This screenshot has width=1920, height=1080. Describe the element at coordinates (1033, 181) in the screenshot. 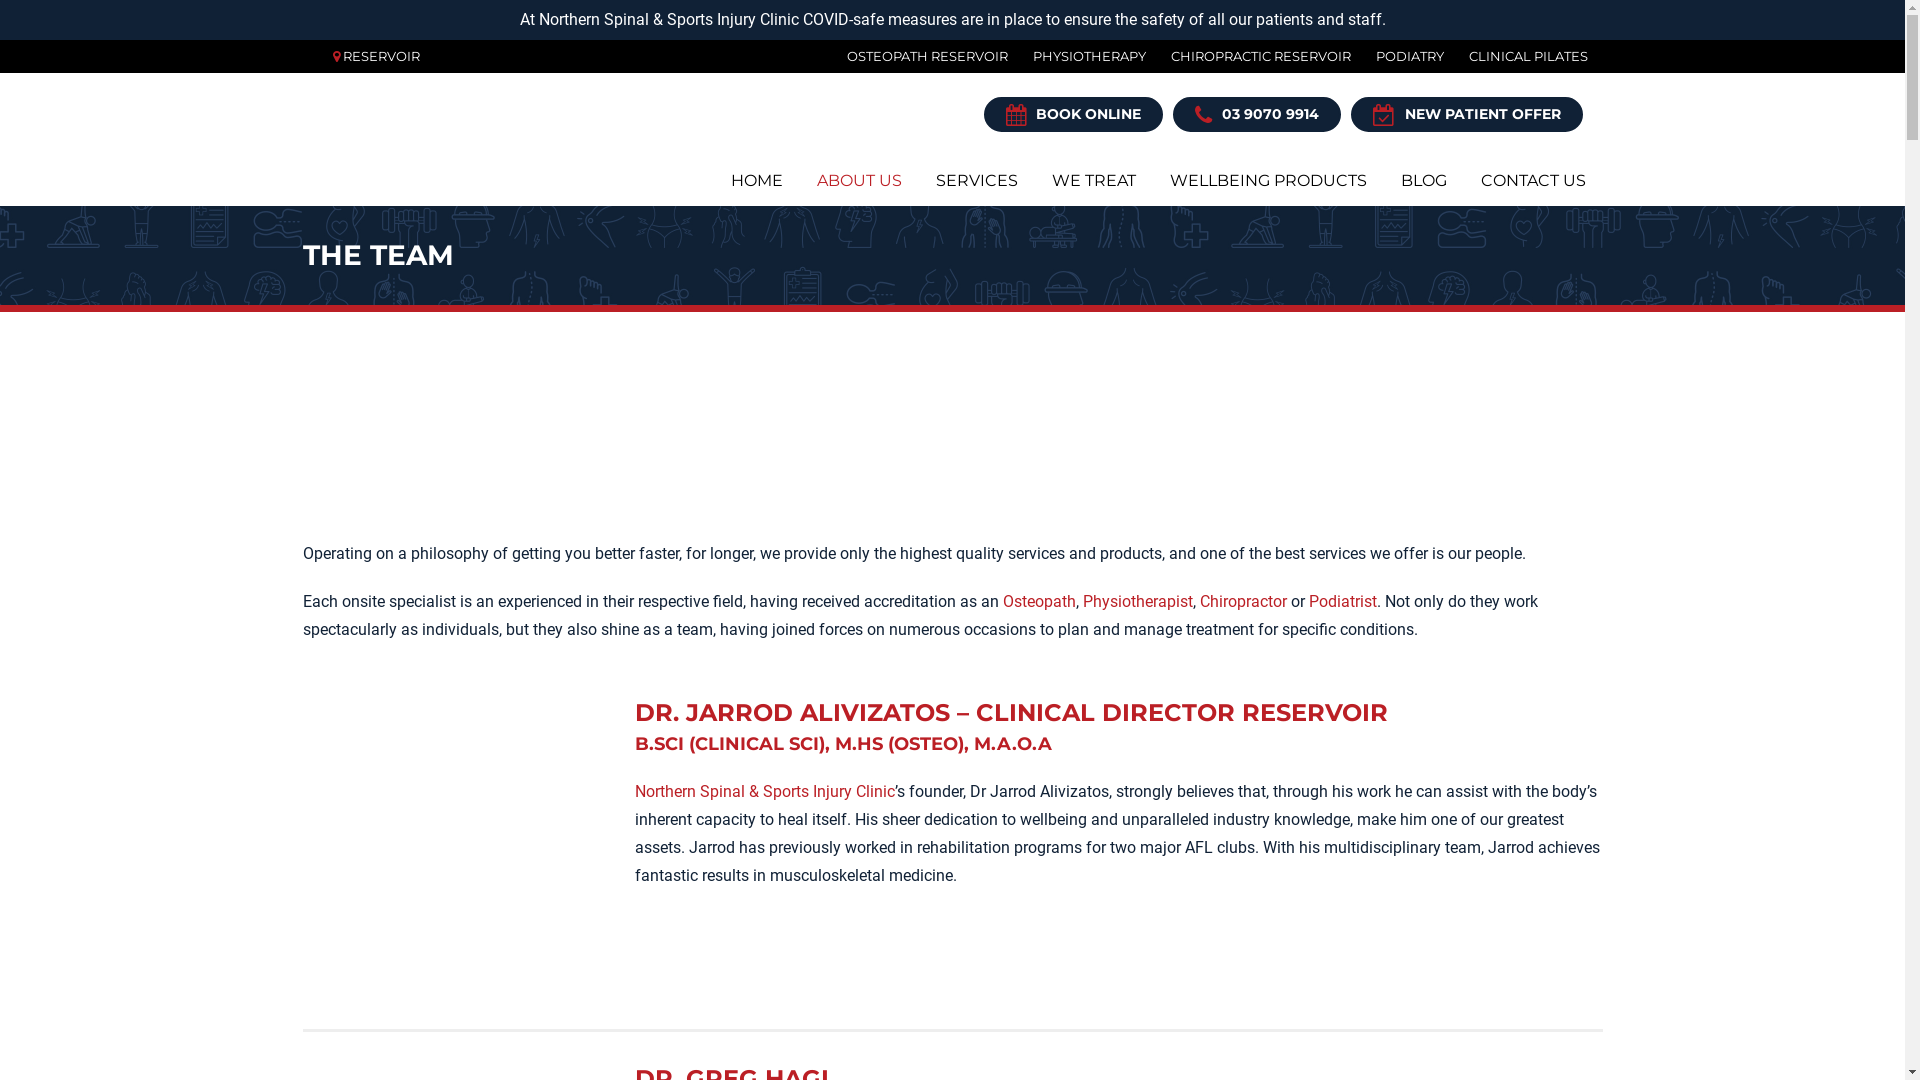

I see `'WE TREAT'` at that location.